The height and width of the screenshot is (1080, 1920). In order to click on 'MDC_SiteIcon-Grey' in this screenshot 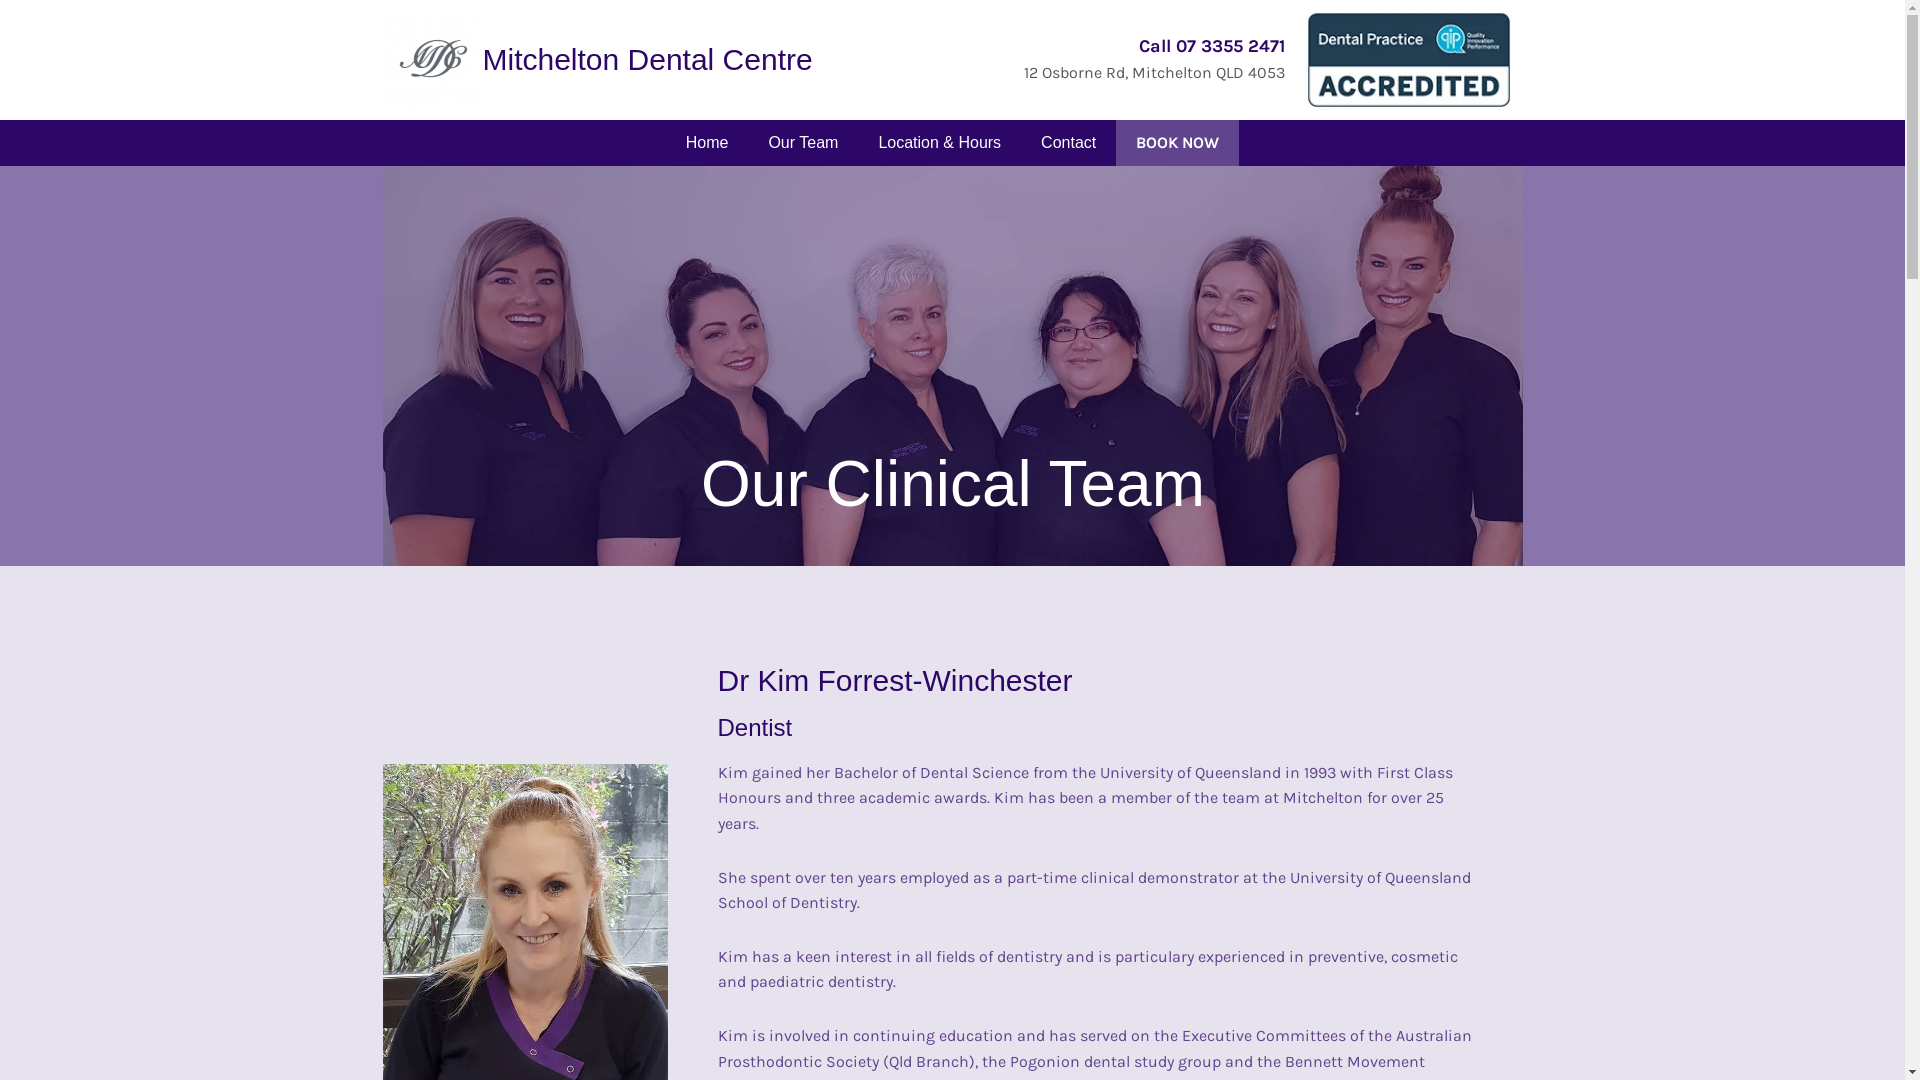, I will do `click(431, 59)`.